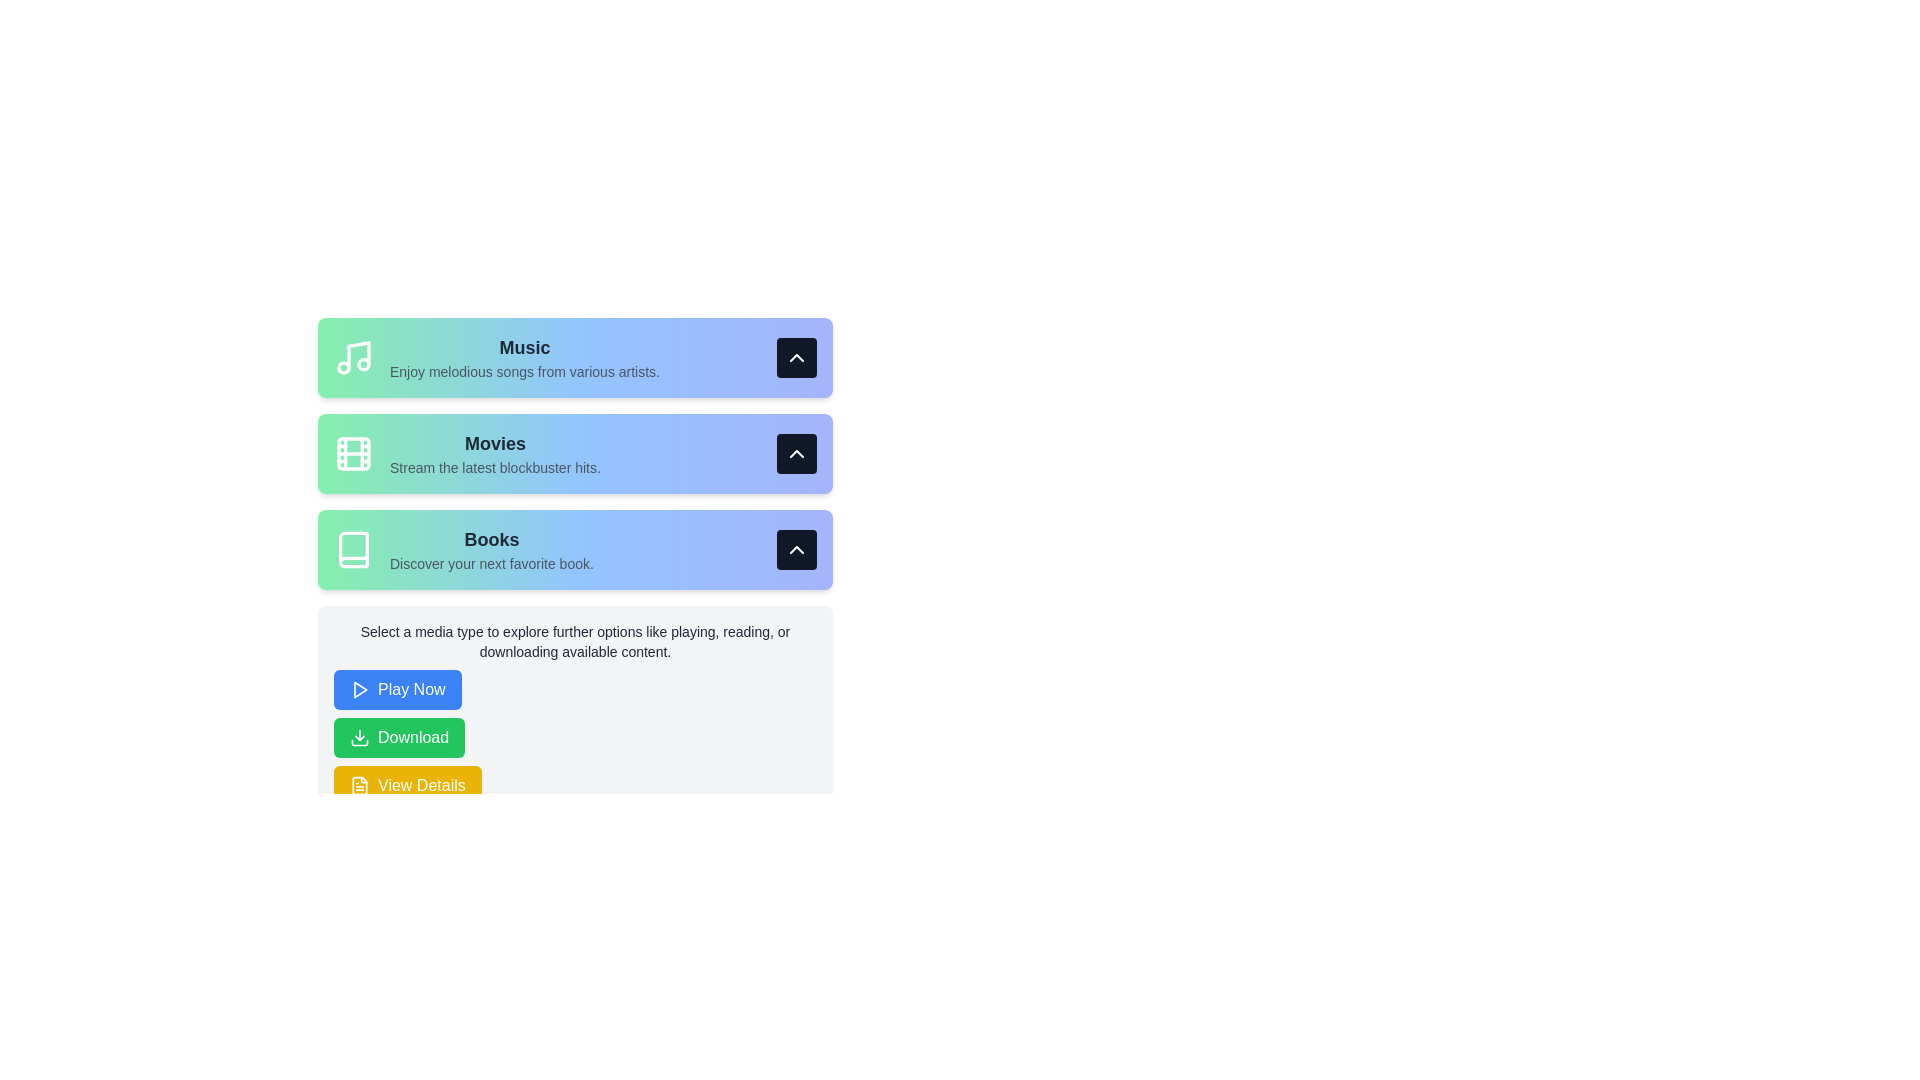 This screenshot has width=1920, height=1080. Describe the element at coordinates (491, 540) in the screenshot. I see `the bold text label reading 'Books', which is located in the middle section of the layout, specifically in the 'Books' section, above the 'Details' section` at that location.